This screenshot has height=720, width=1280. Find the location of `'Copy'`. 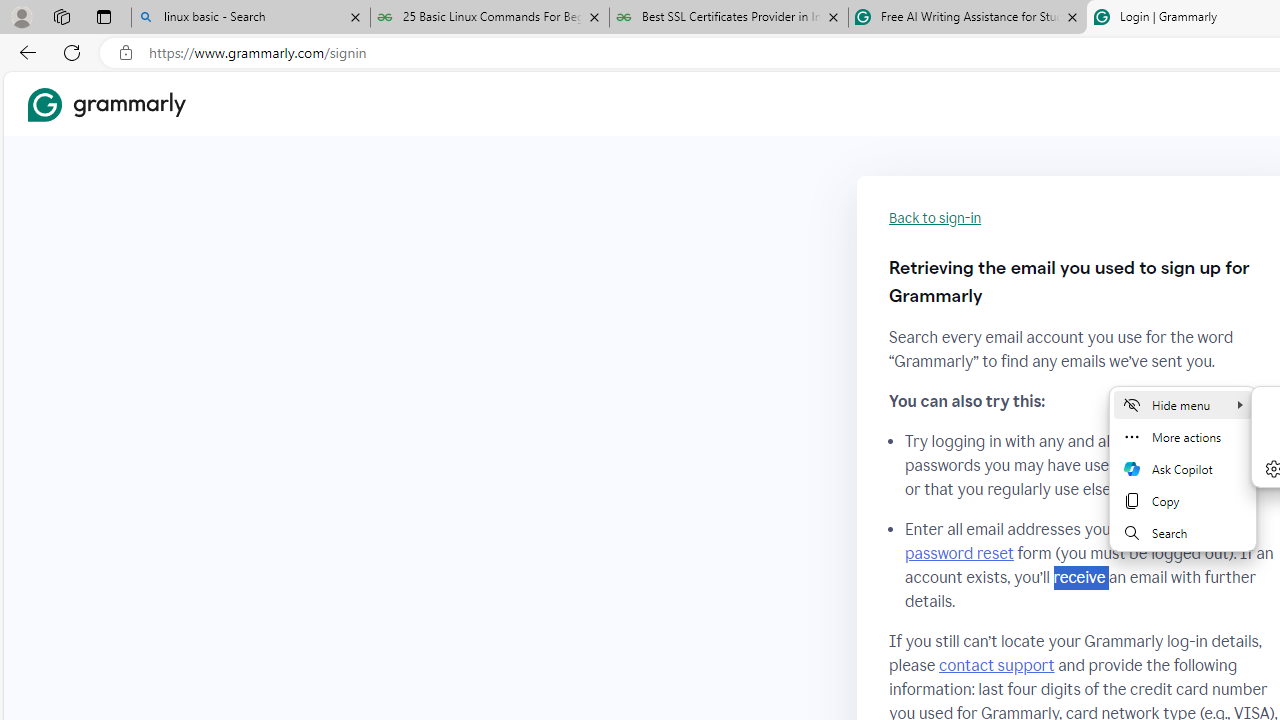

'Copy' is located at coordinates (1182, 500).